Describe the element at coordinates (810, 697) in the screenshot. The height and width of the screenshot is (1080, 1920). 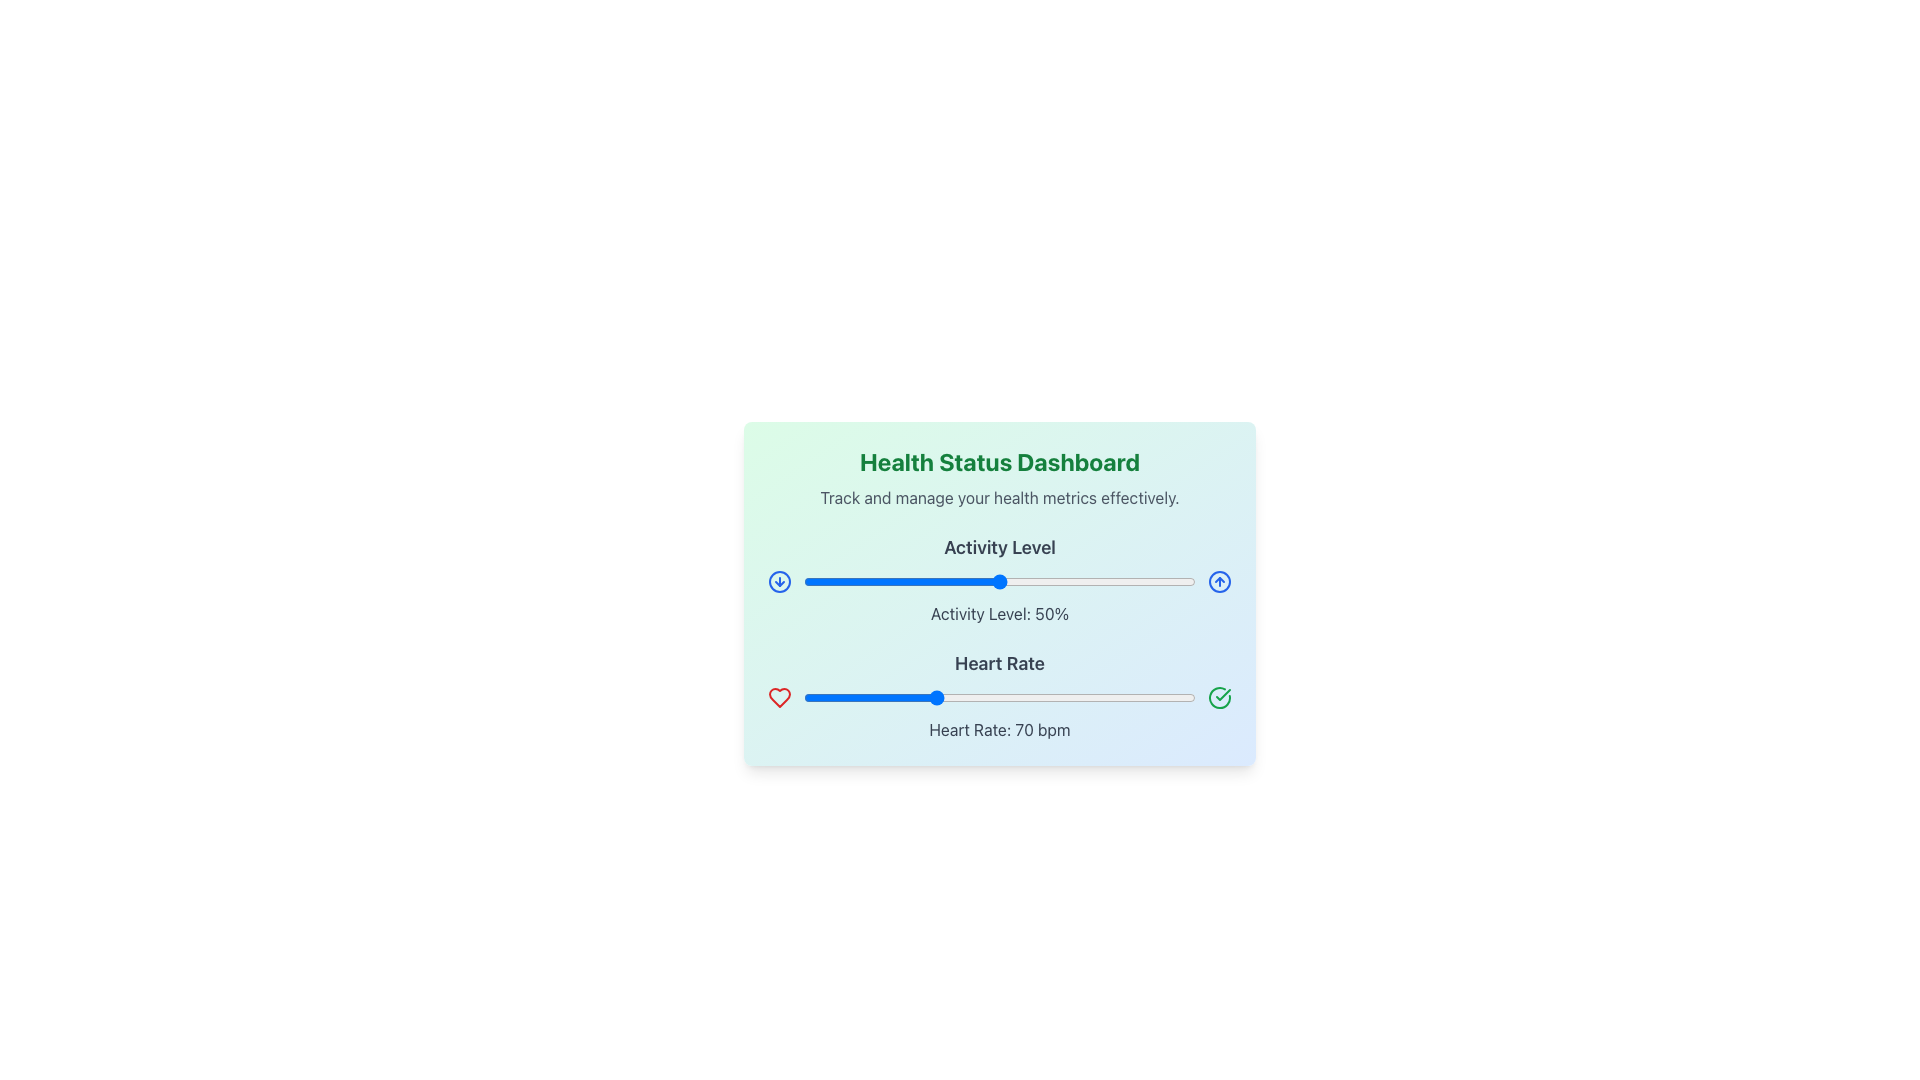
I see `heart rate` at that location.